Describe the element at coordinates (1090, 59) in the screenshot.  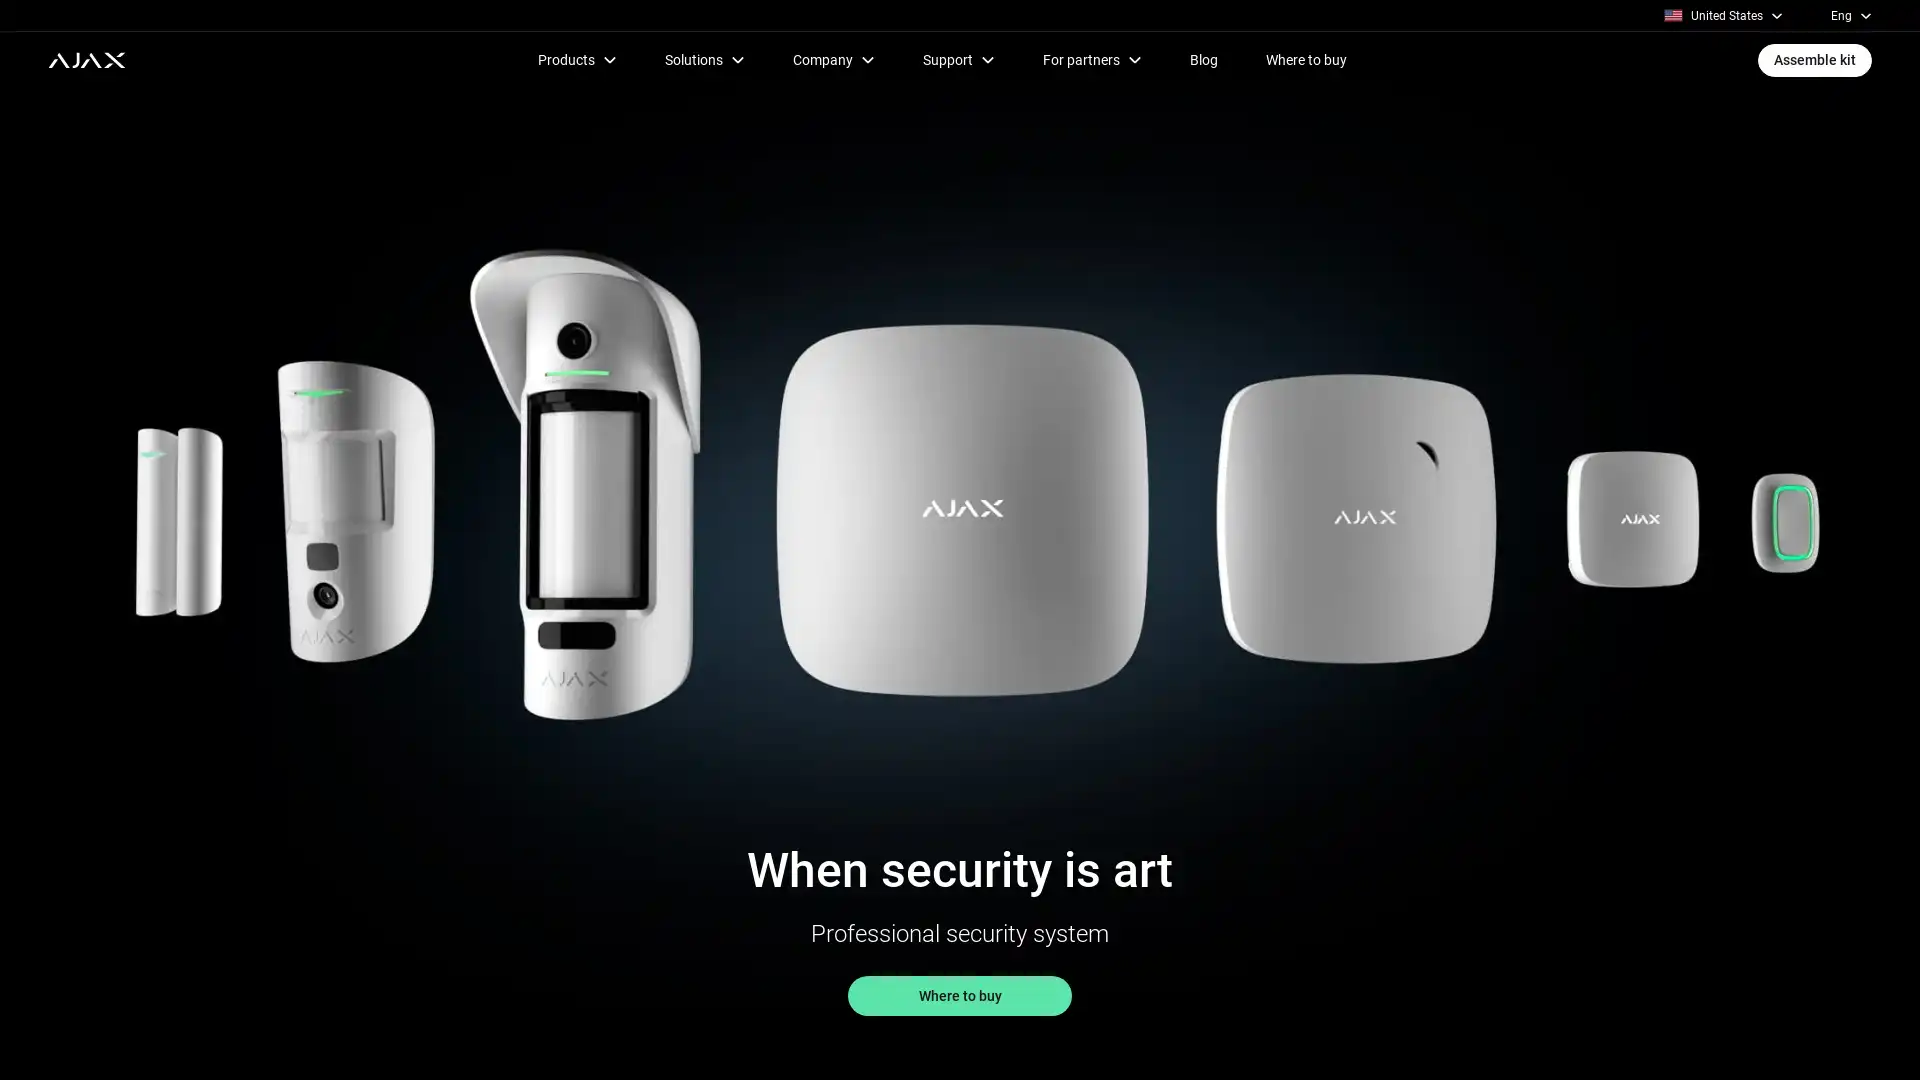
I see `For partners` at that location.